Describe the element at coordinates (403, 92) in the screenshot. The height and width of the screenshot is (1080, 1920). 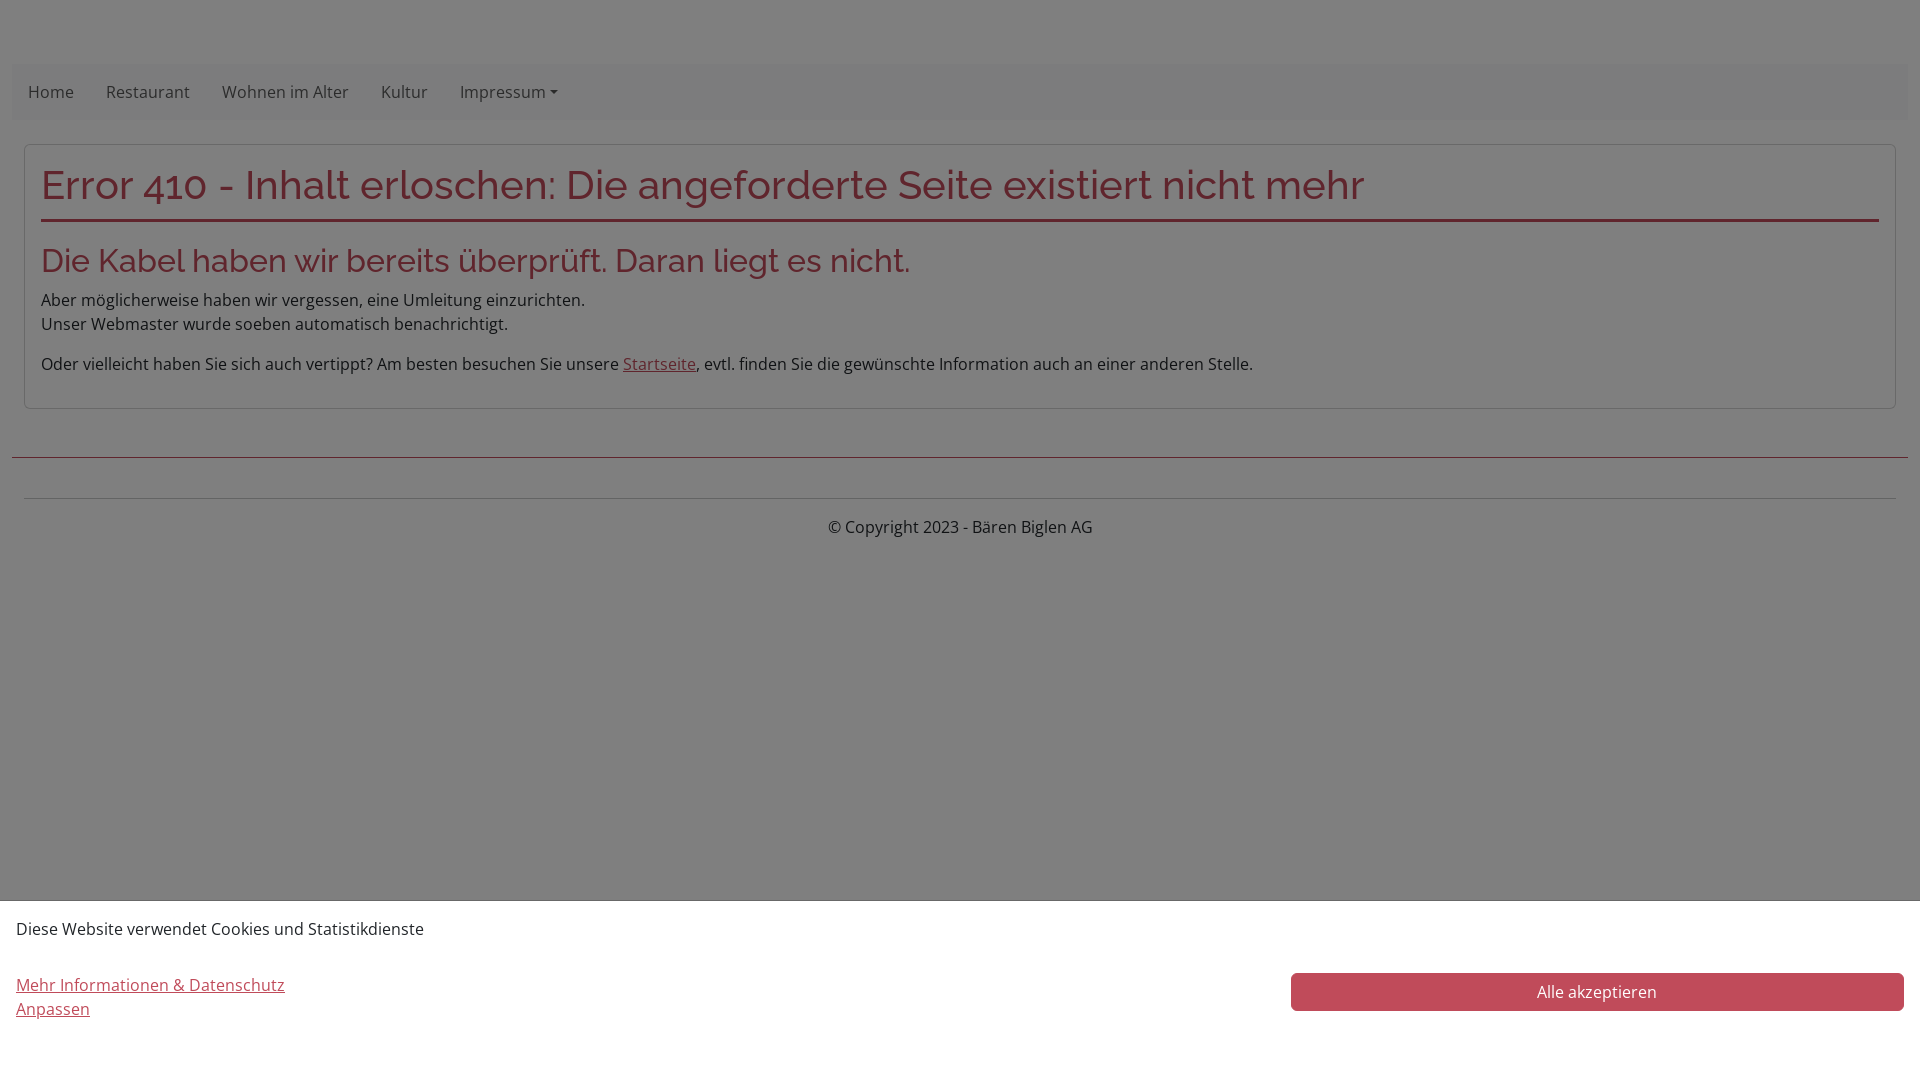
I see `'Kultur'` at that location.